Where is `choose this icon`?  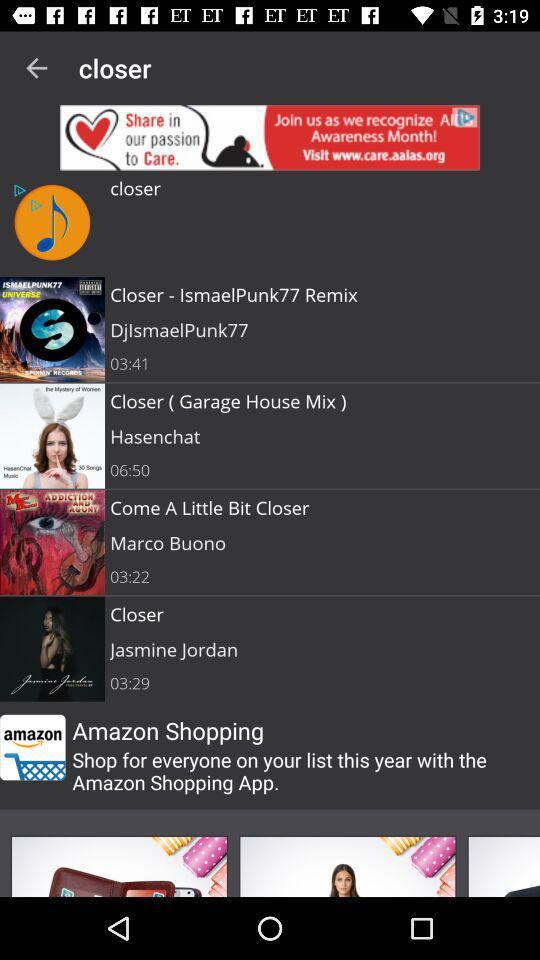 choose this icon is located at coordinates (119, 865).